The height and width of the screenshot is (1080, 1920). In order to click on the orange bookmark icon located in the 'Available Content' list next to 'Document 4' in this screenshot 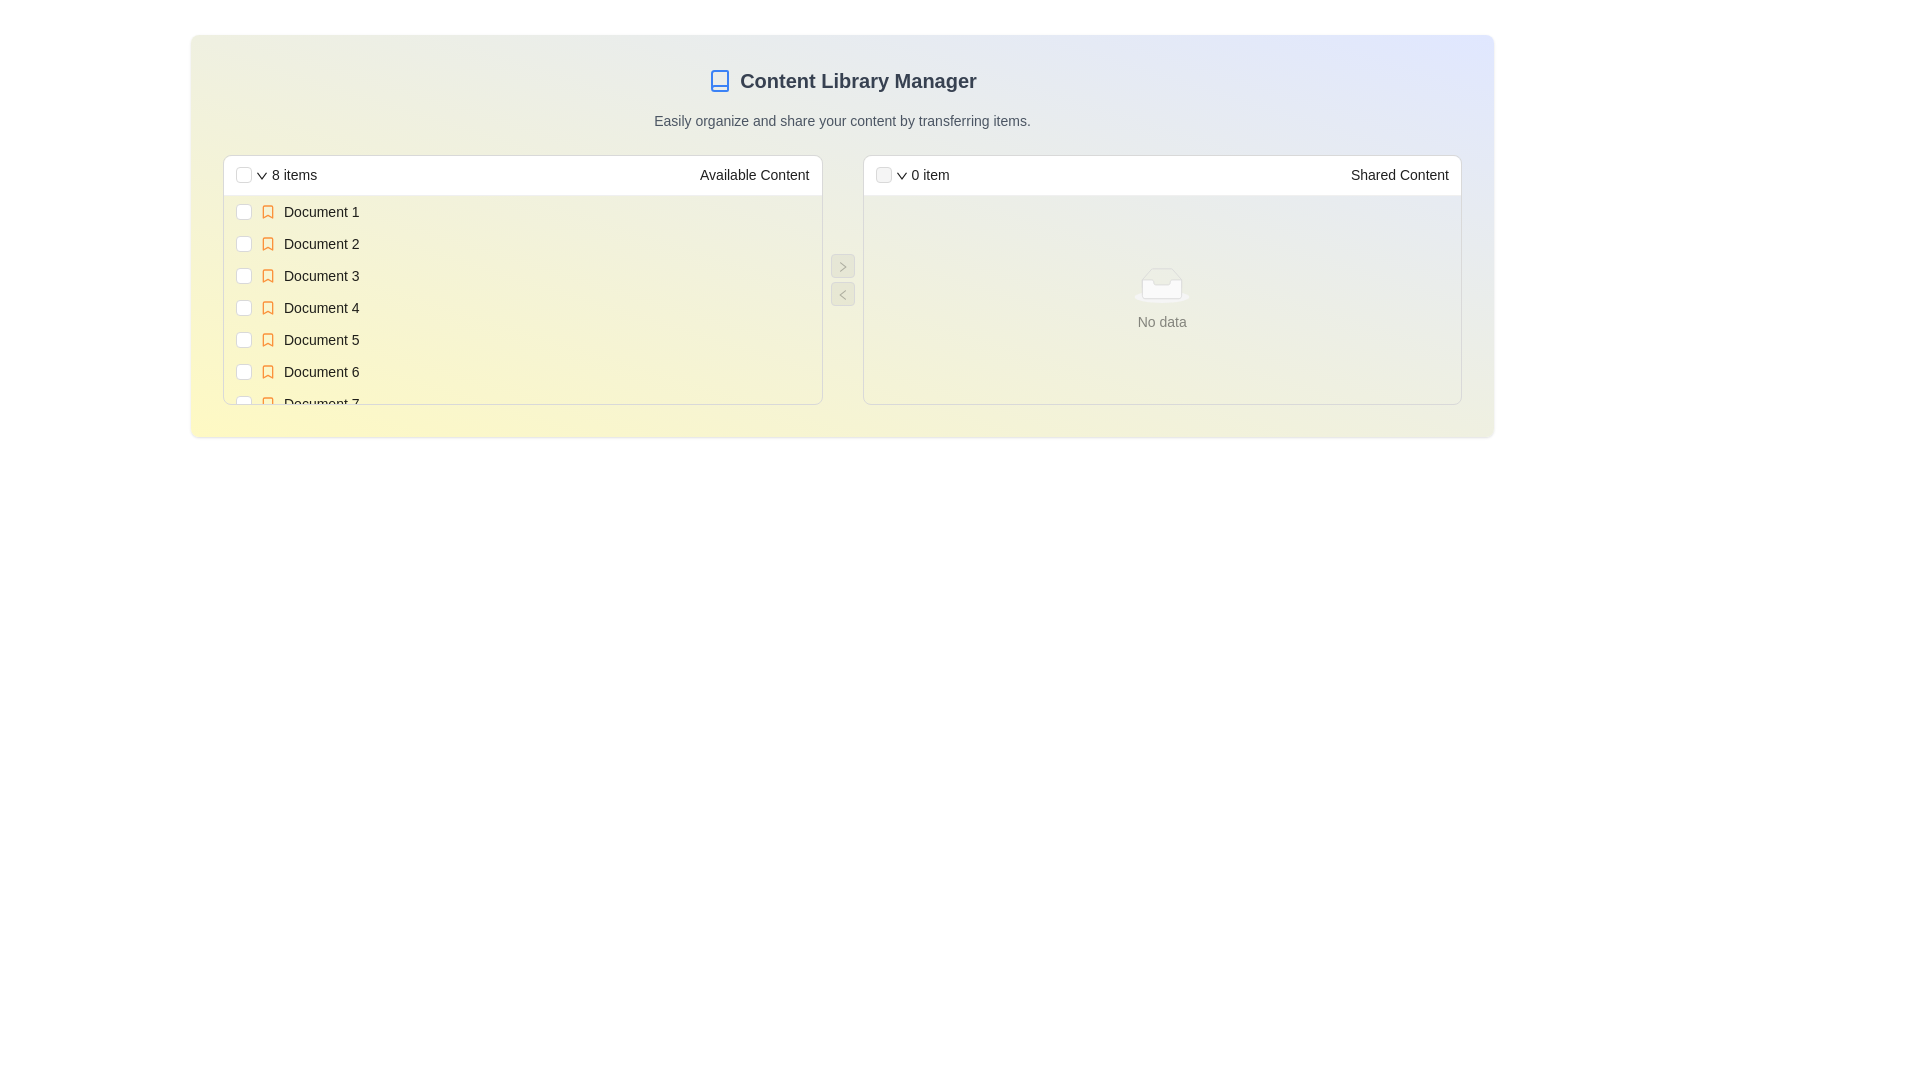, I will do `click(267, 308)`.